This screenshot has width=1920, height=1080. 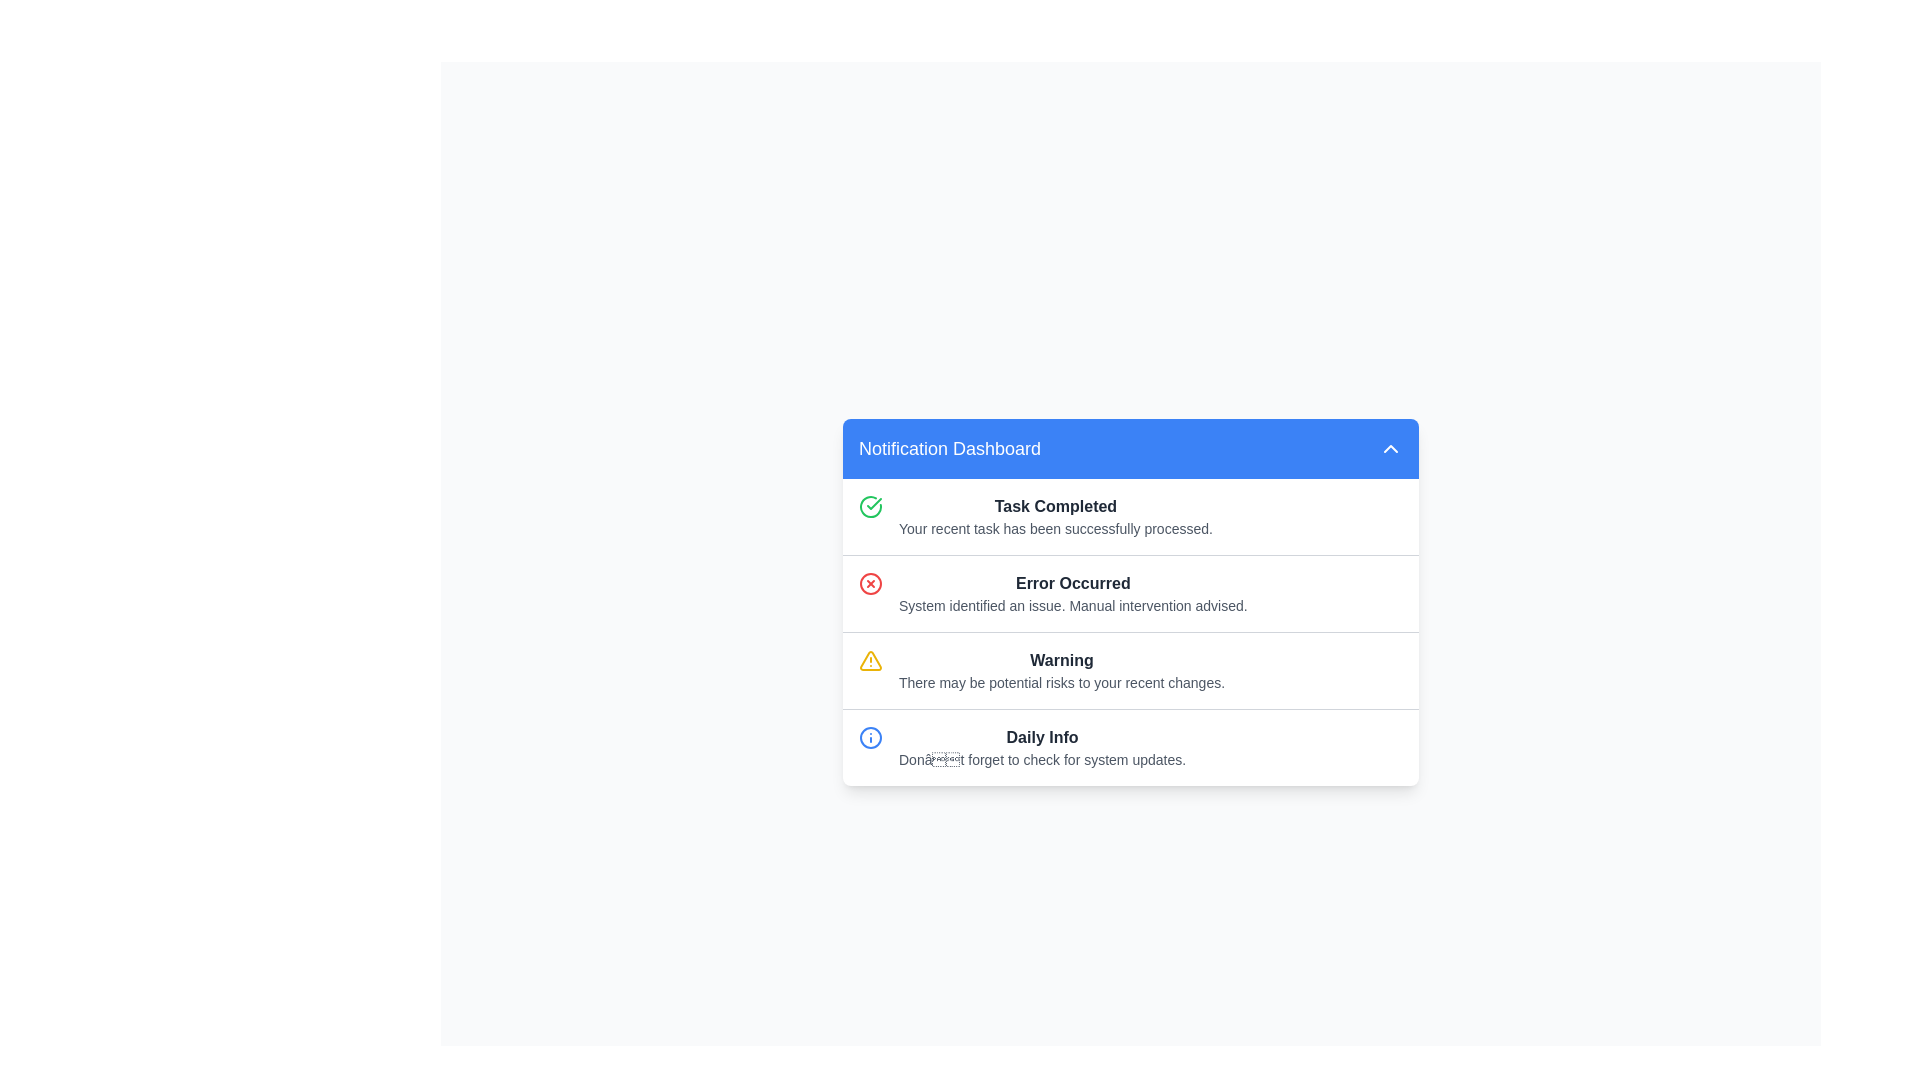 I want to click on text from the light gray Text Label that says 'Don’t forget to check for system updates.' located below the 'Daily Info' title in the Notification Dashboard, so click(x=1041, y=759).